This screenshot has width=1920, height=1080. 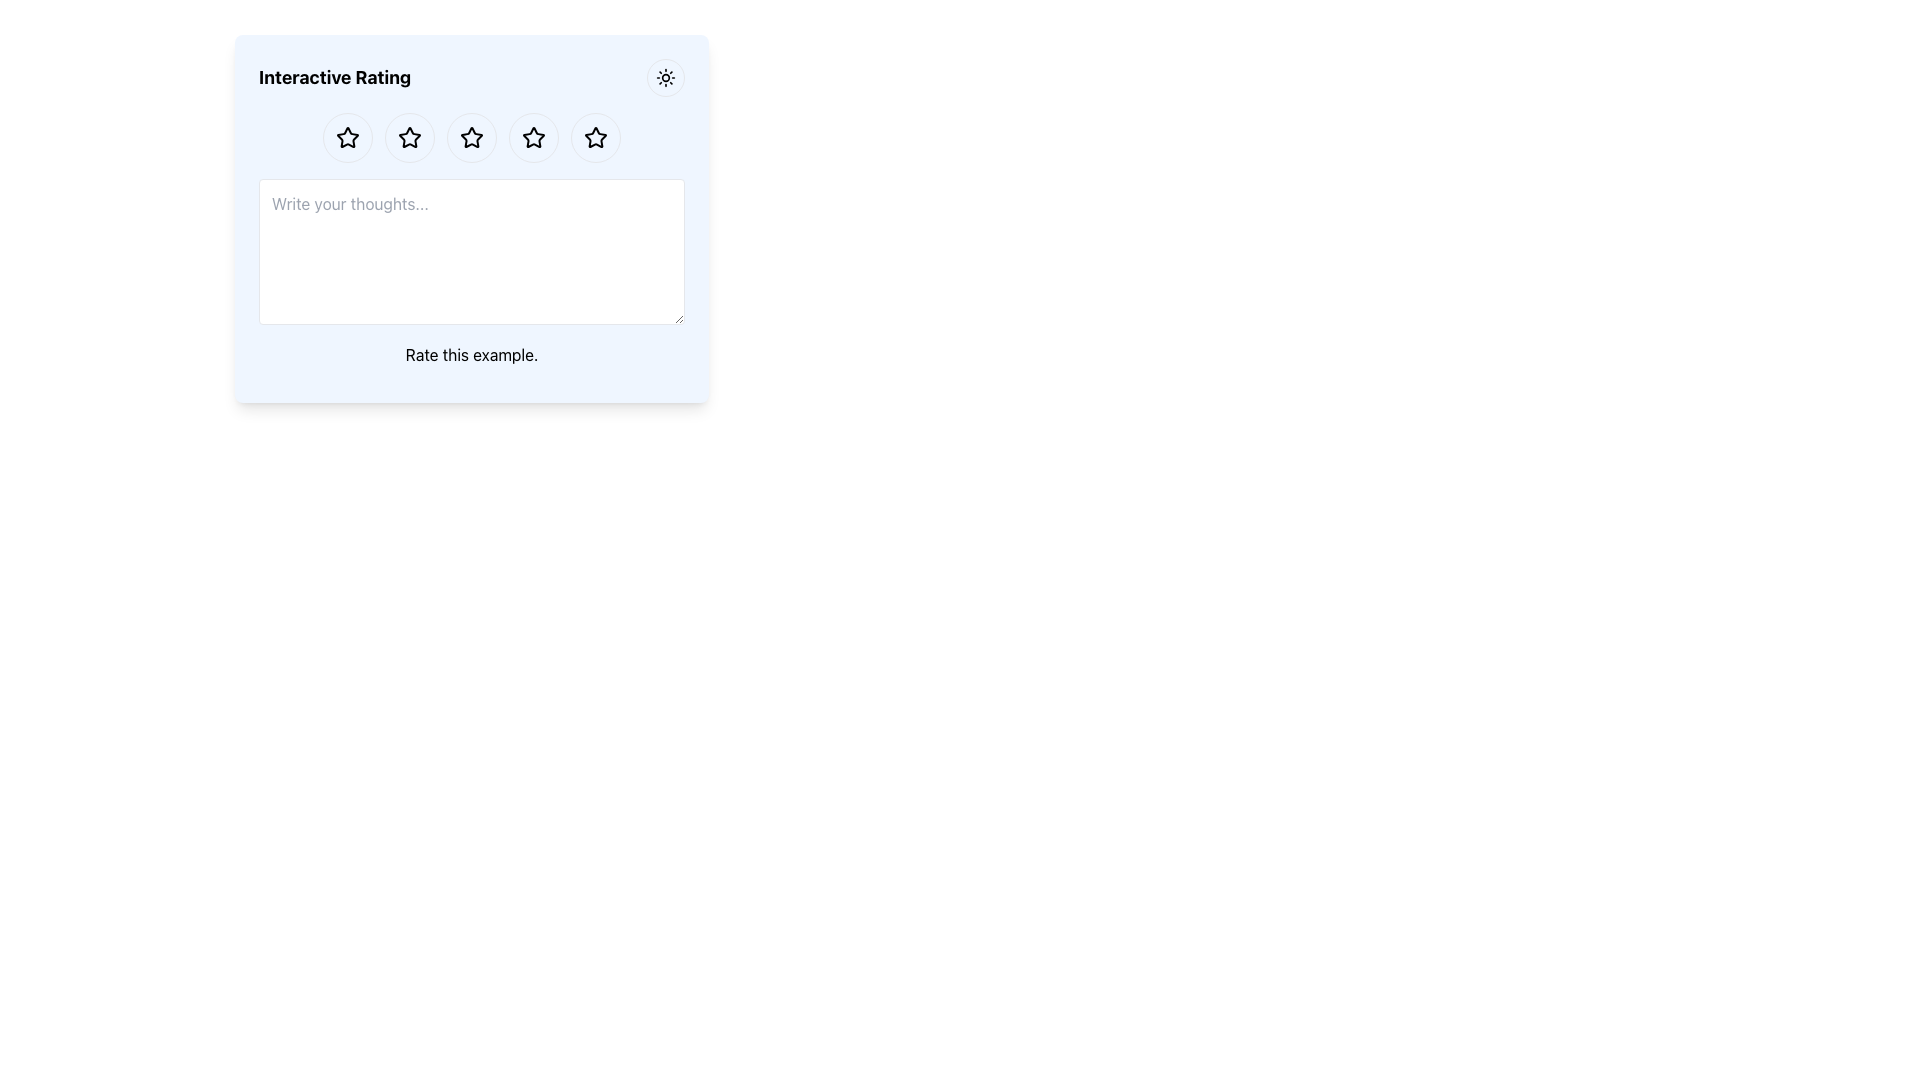 I want to click on the third star icon in the rating selection interface, so click(x=533, y=136).